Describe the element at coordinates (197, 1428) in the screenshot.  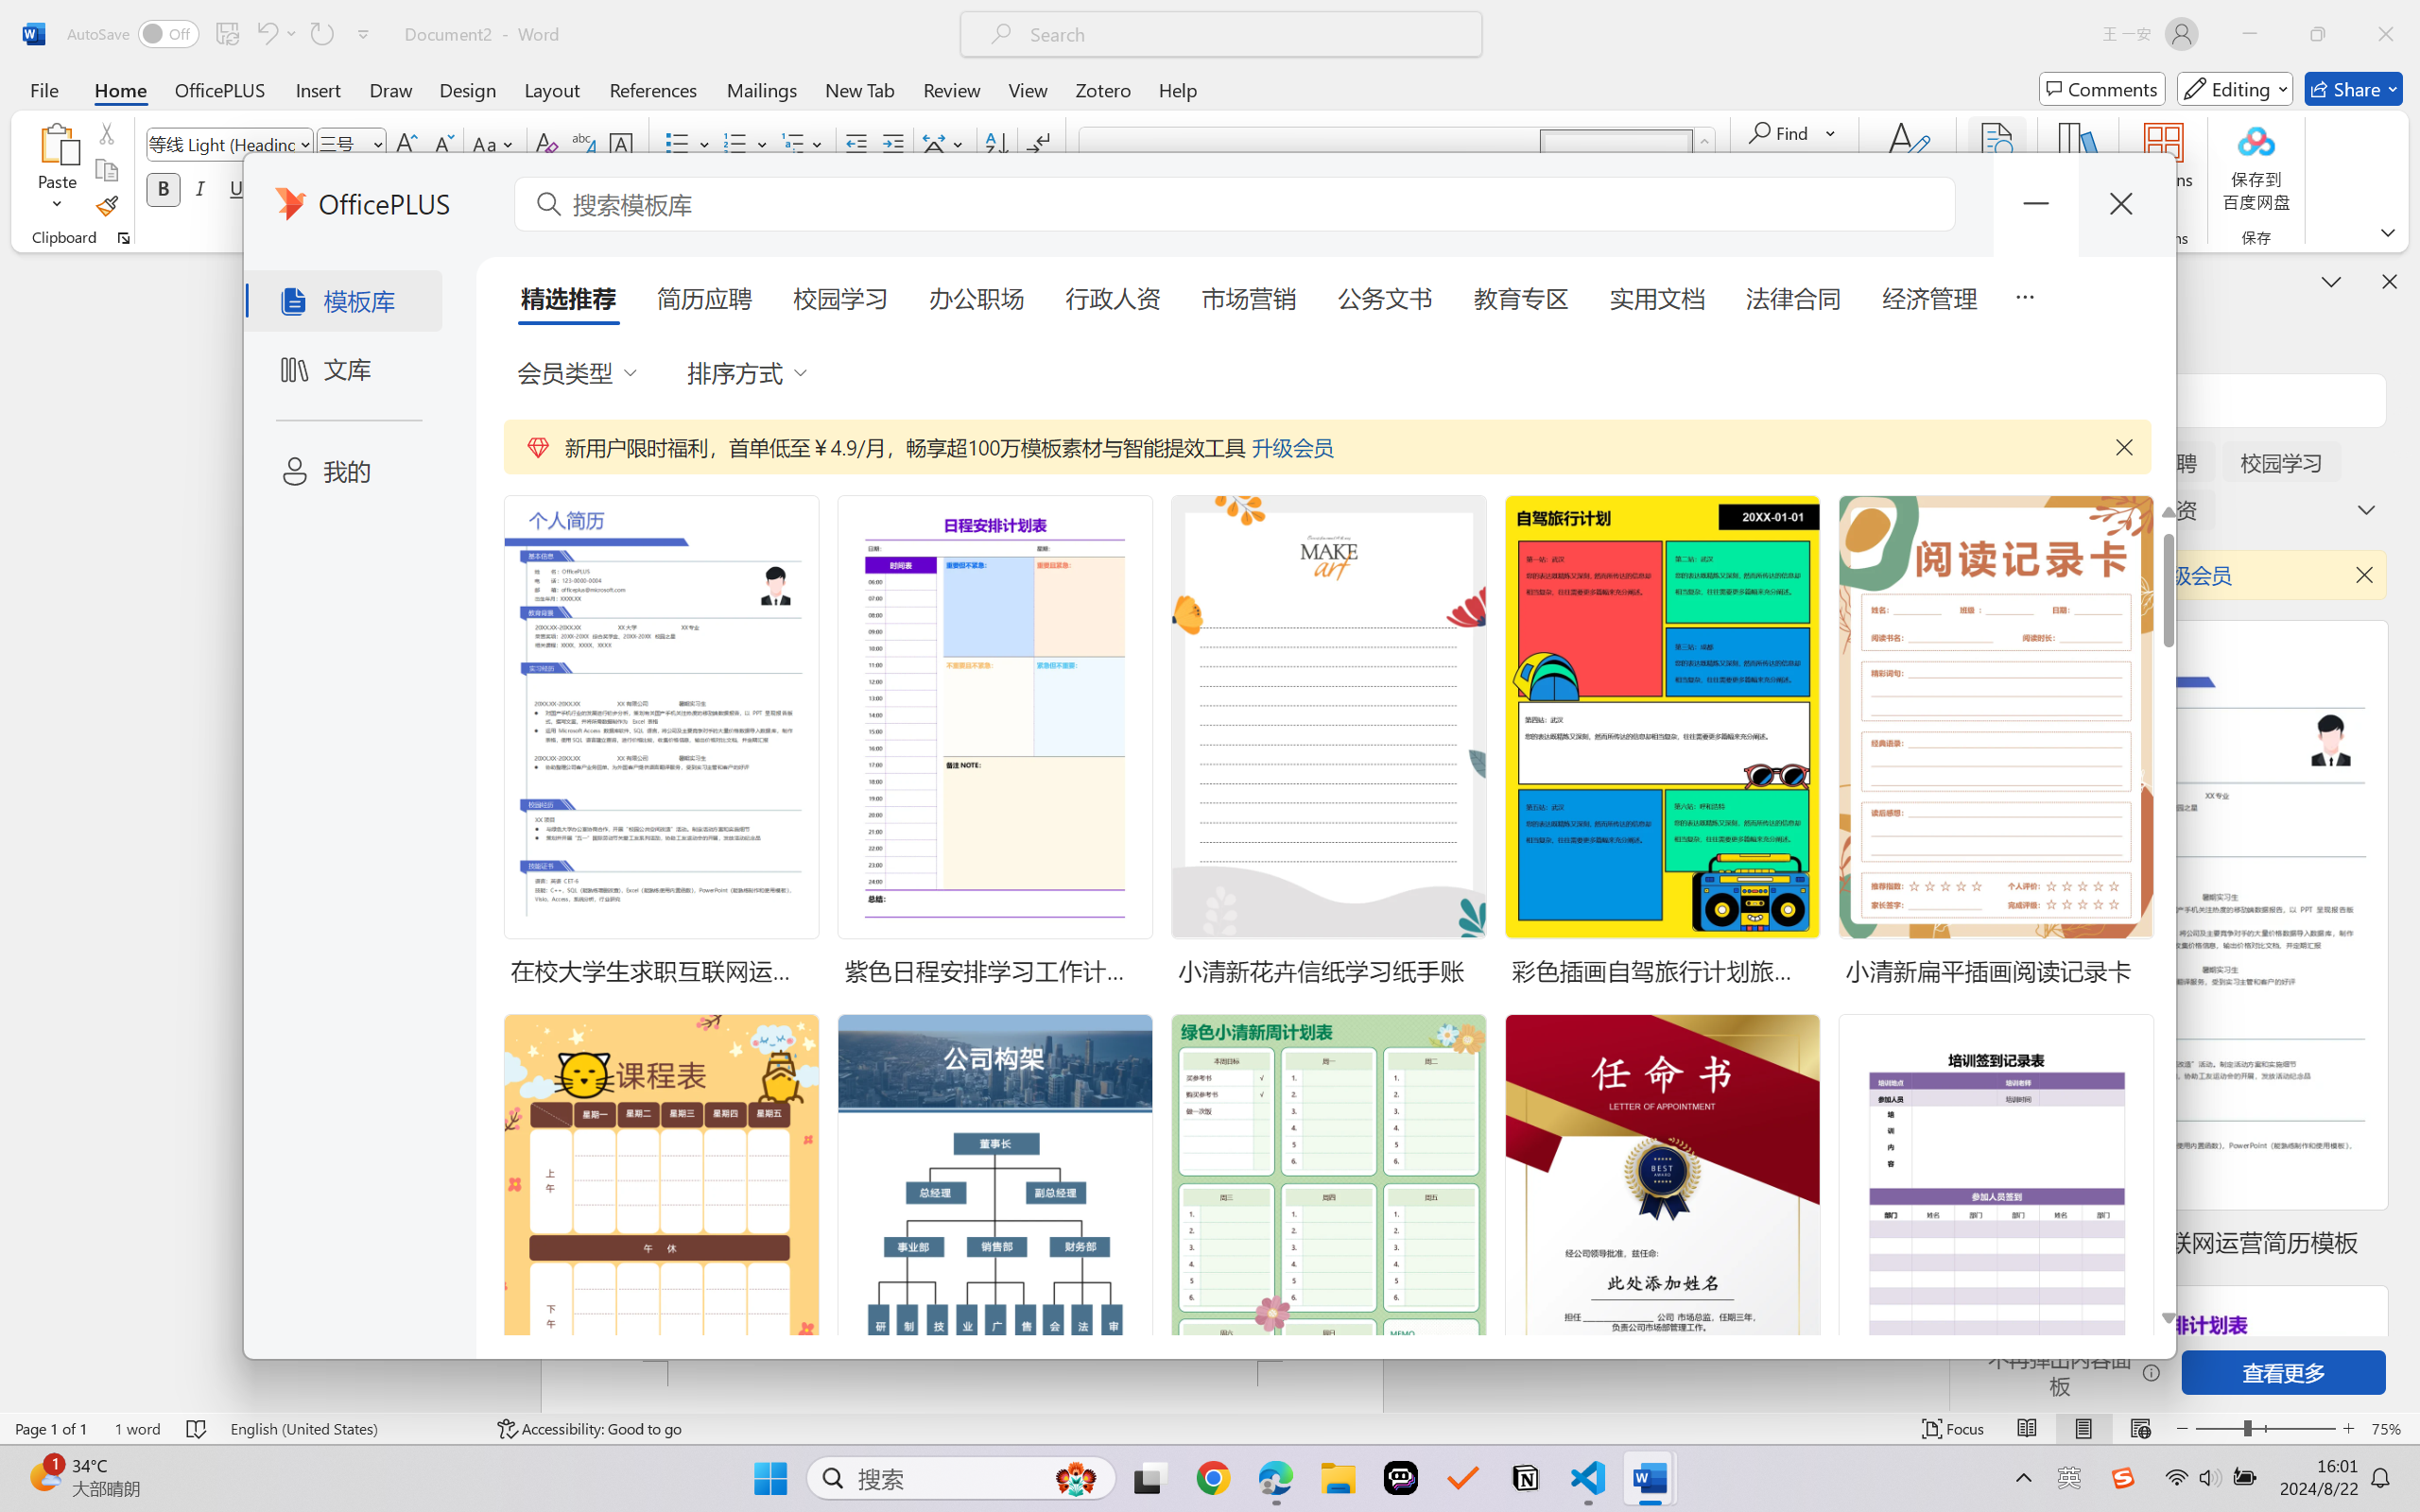
I see `'Spelling and Grammar Check No Errors'` at that location.